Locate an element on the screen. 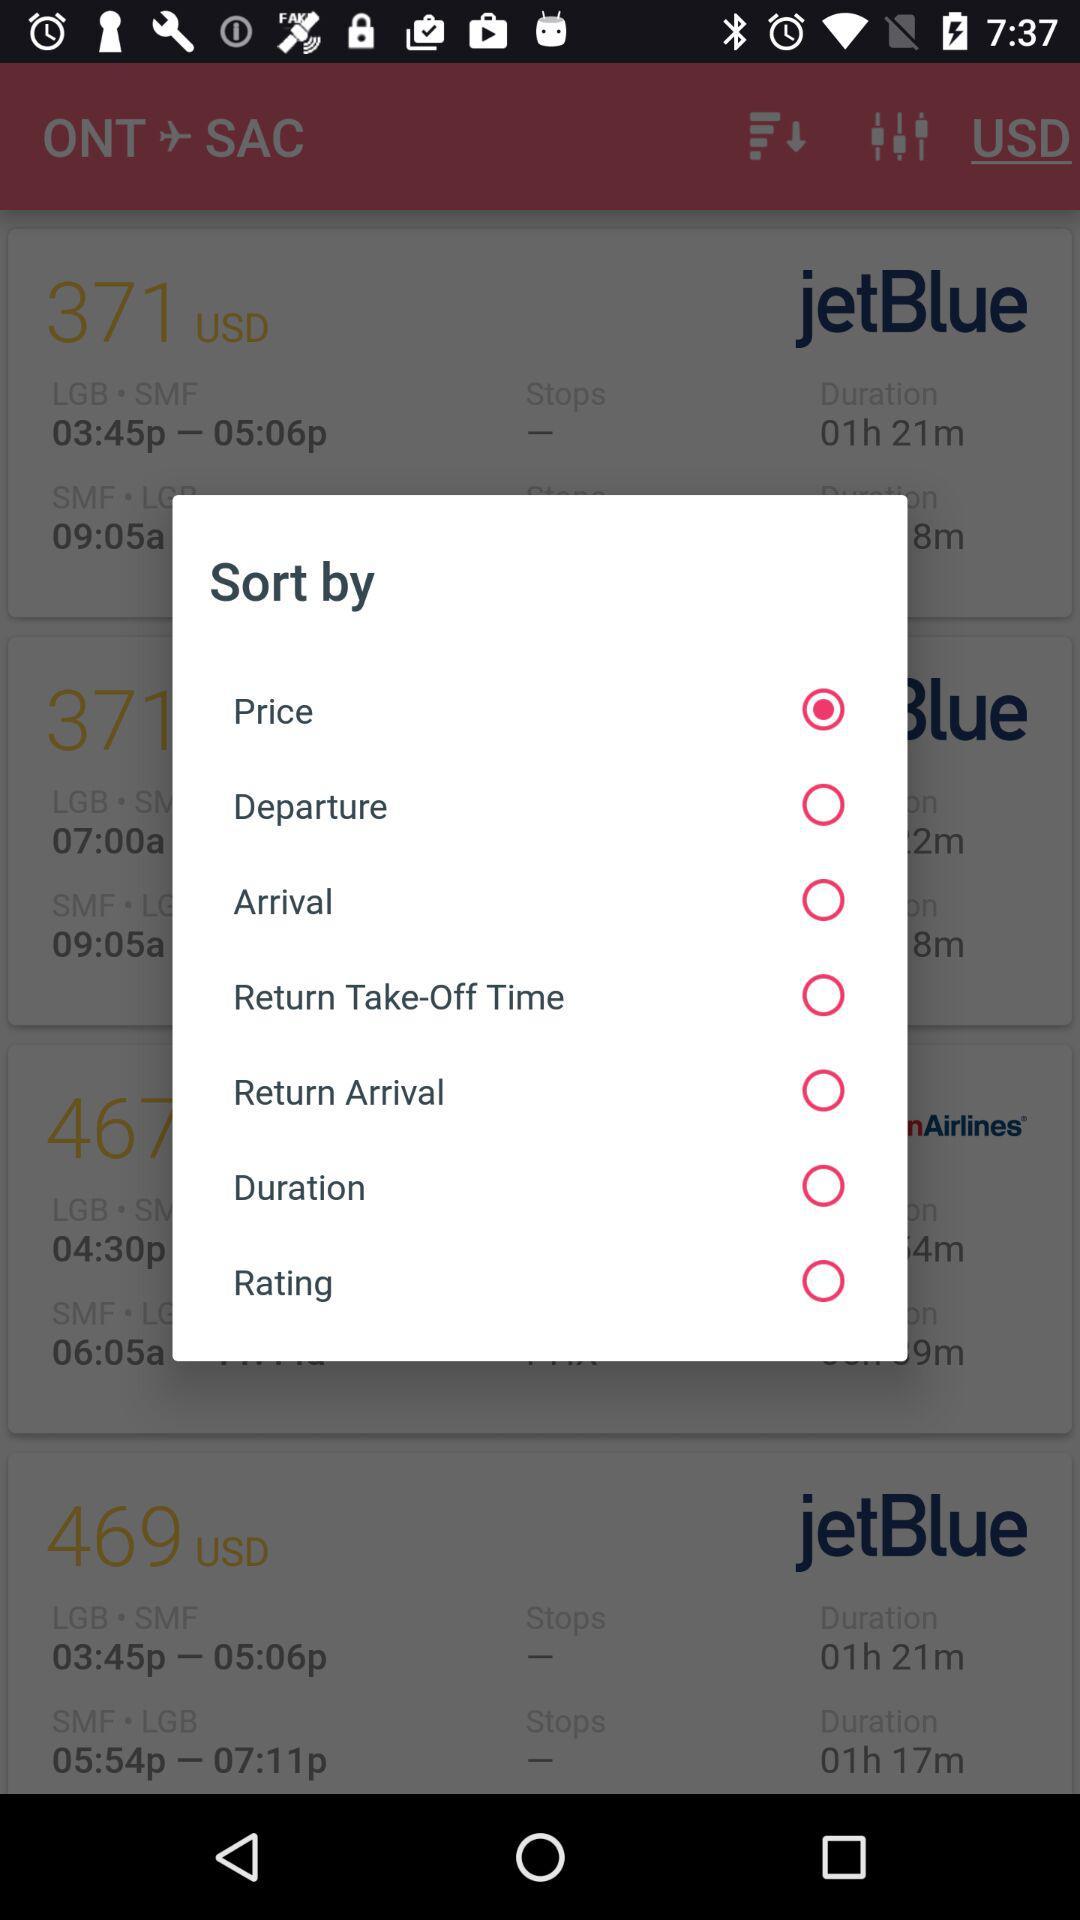  price item is located at coordinates (537, 709).